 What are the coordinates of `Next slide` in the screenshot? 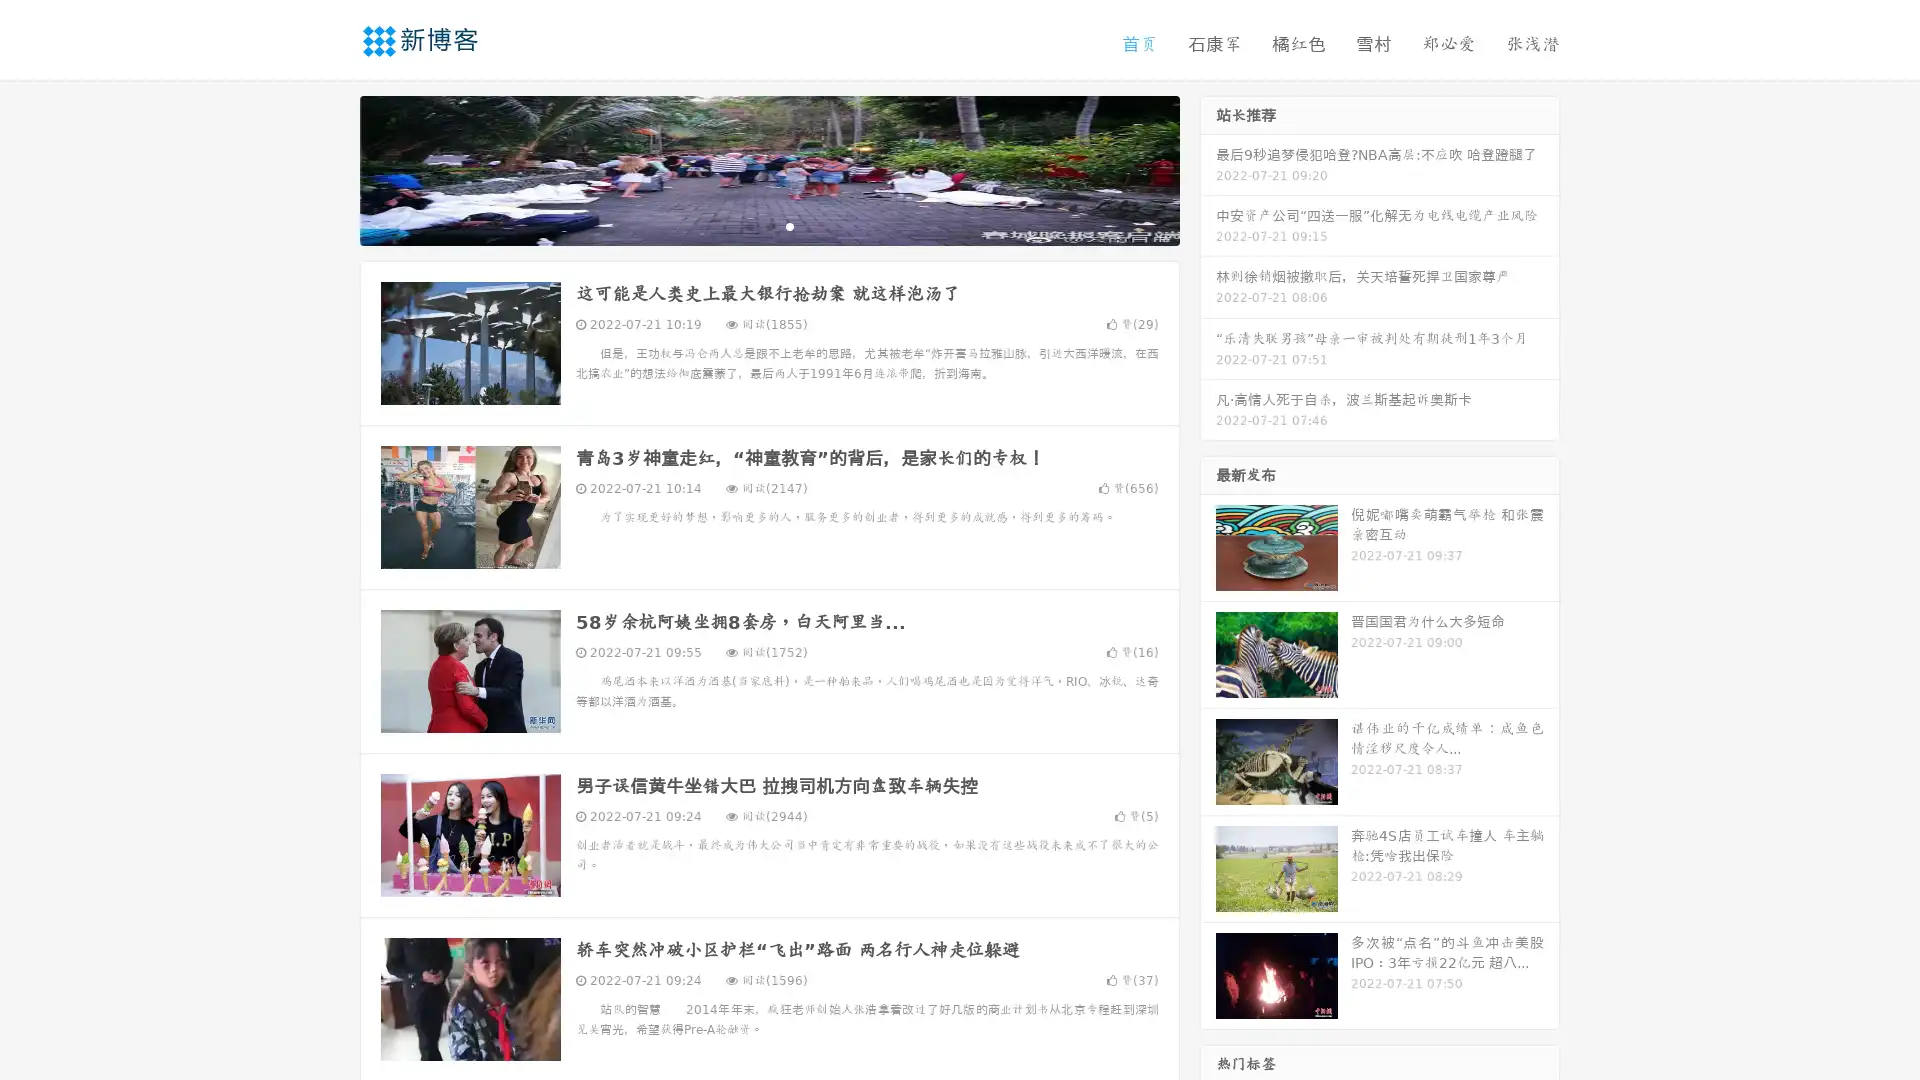 It's located at (1208, 168).